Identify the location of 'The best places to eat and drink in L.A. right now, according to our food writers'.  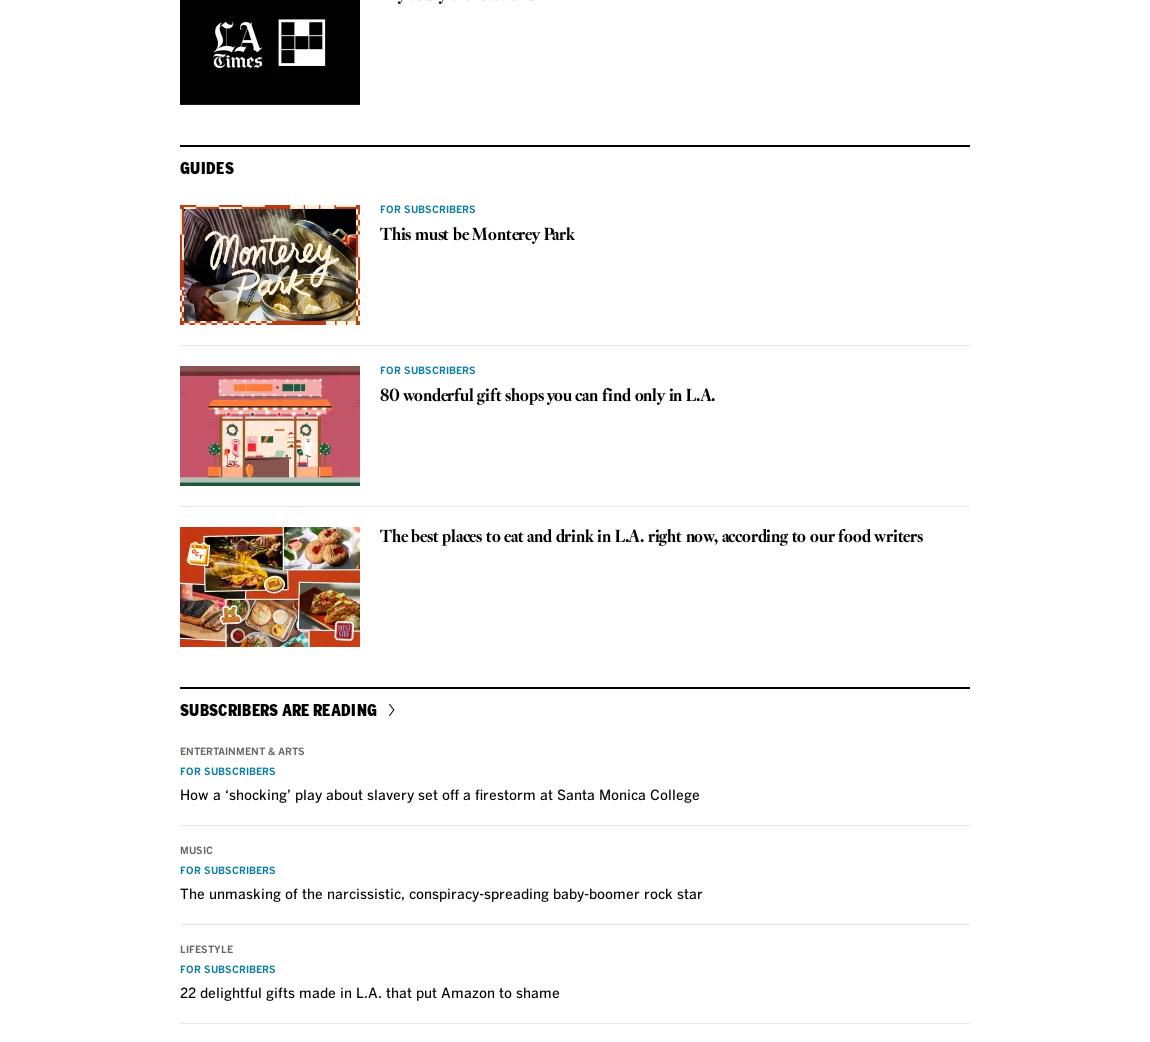
(650, 535).